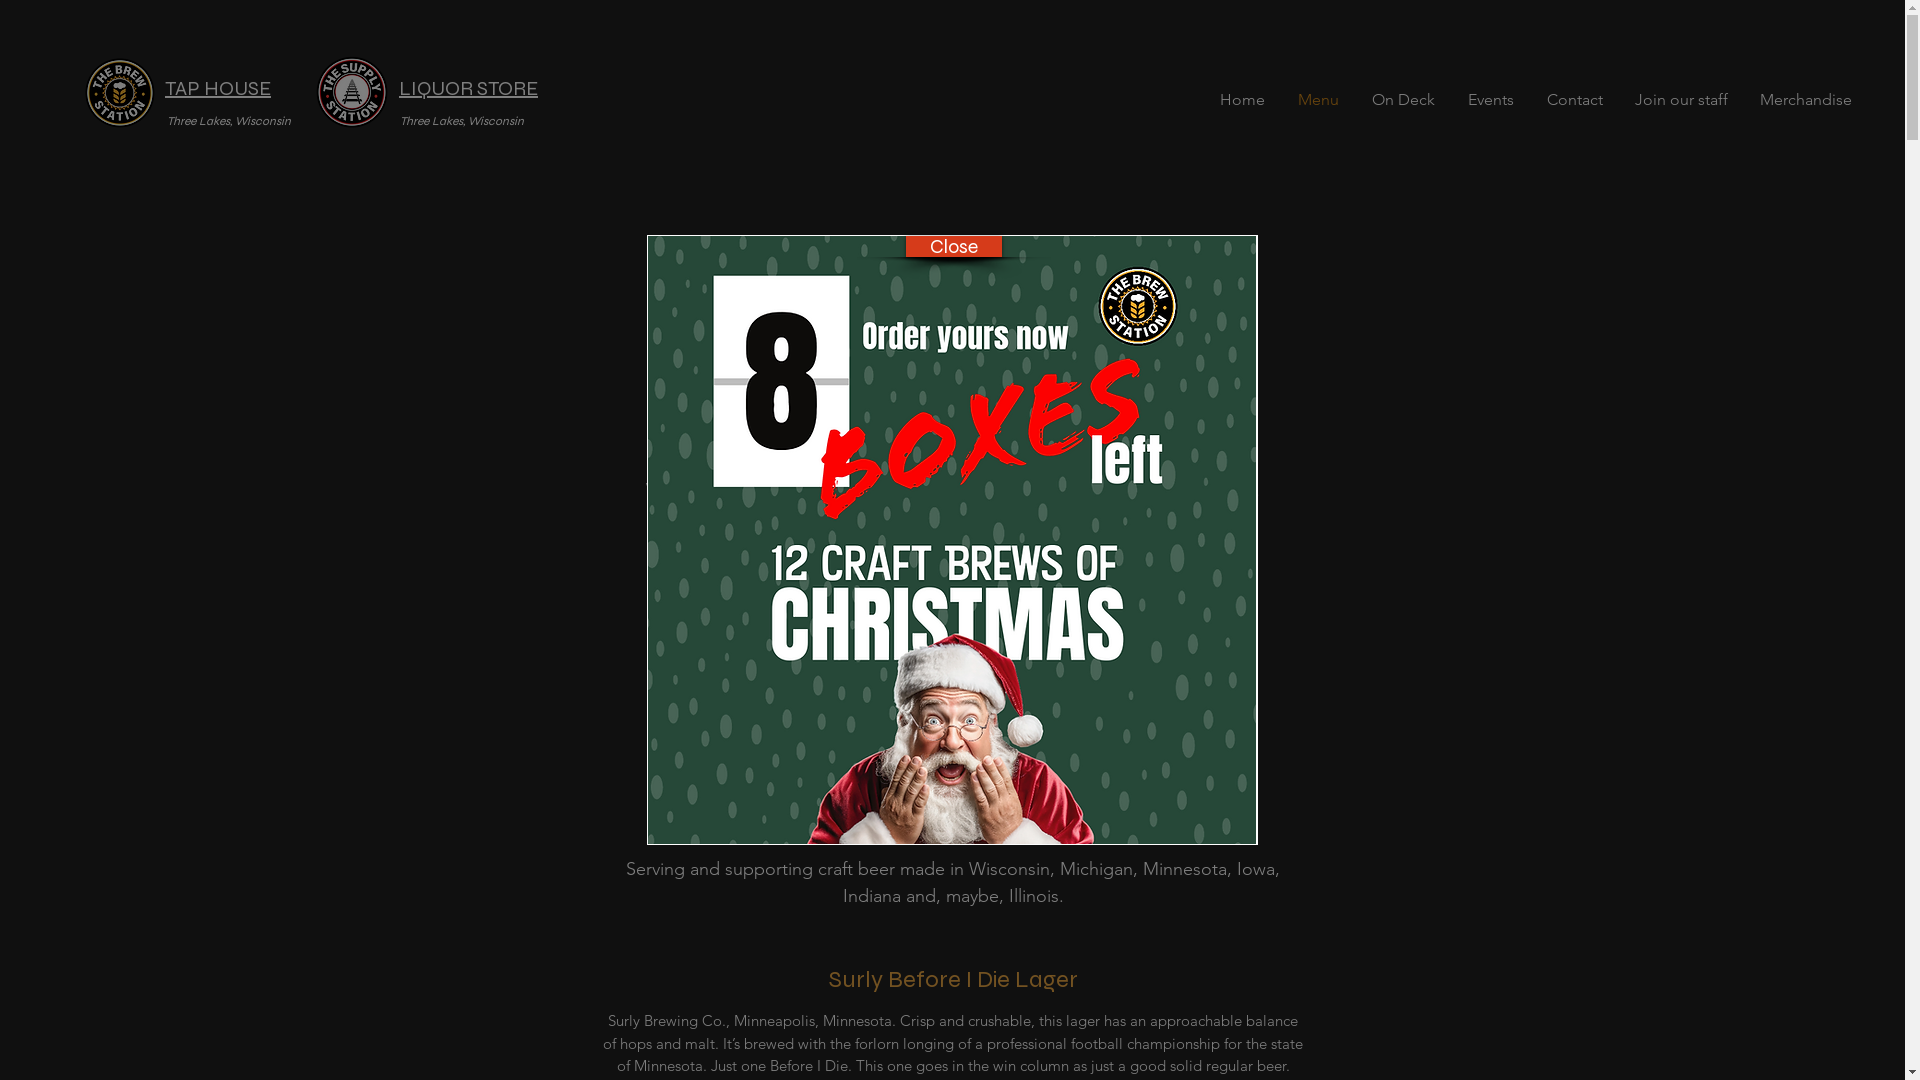  Describe the element at coordinates (1318, 100) in the screenshot. I see `'Menu'` at that location.